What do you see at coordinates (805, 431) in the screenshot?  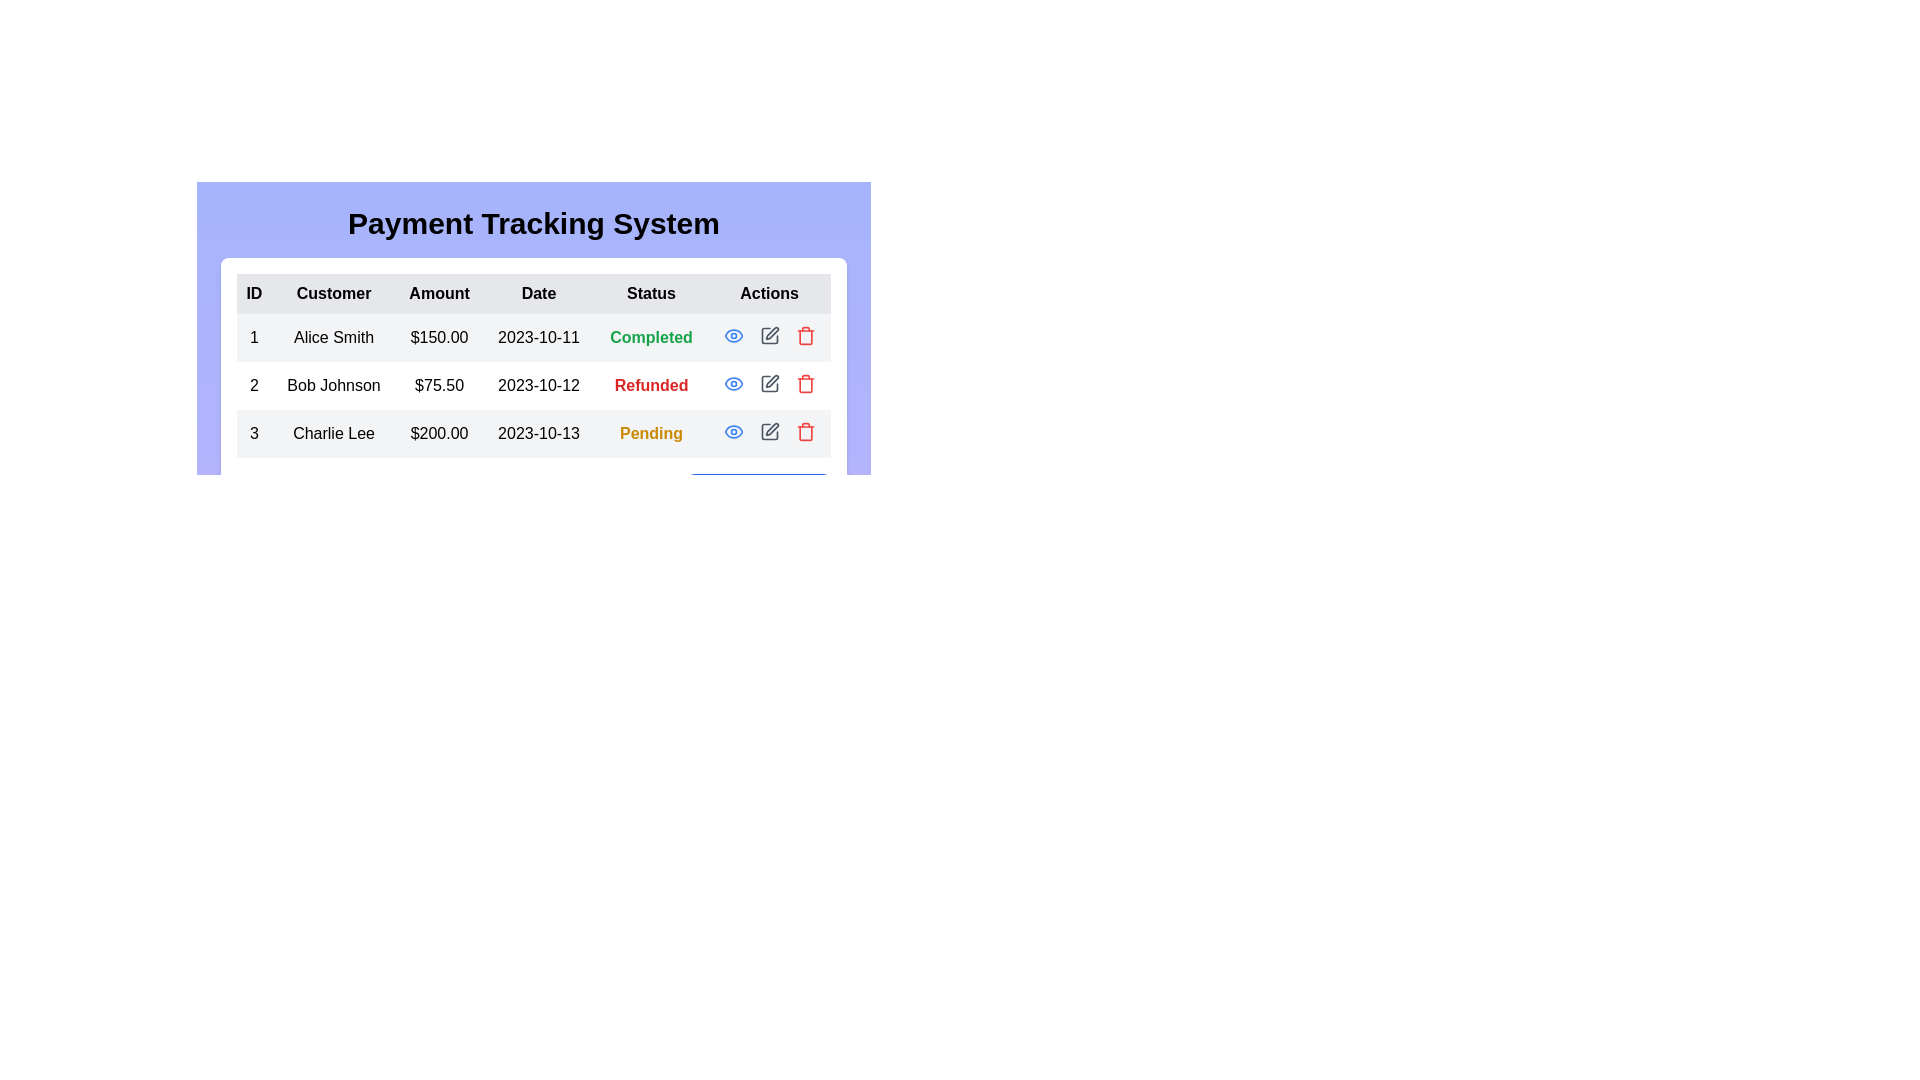 I see `the delete button icon in the 'Actions' column` at bounding box center [805, 431].